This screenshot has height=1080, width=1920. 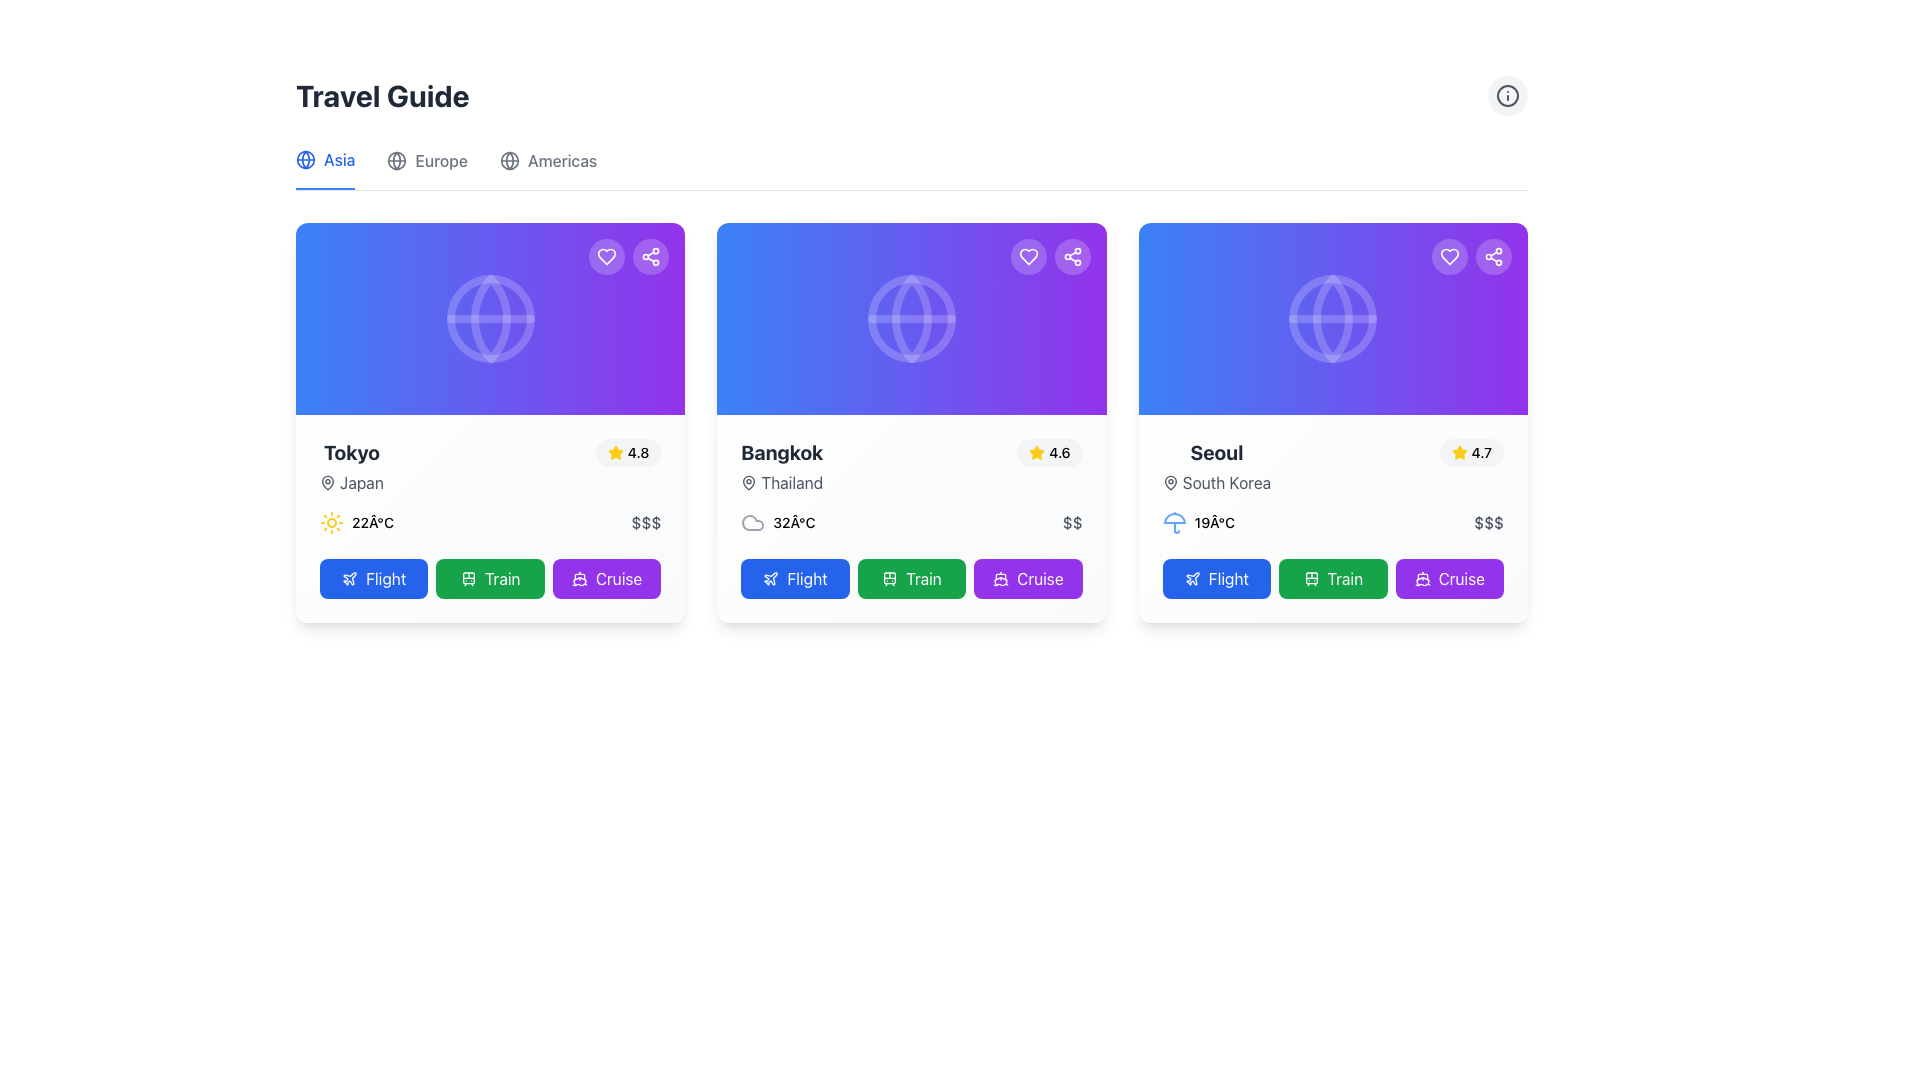 I want to click on the text label displaying 'Thailand' which is styled in subtle gray and aligned with a map pin icon, as it may include hidden interactivity, so click(x=781, y=482).